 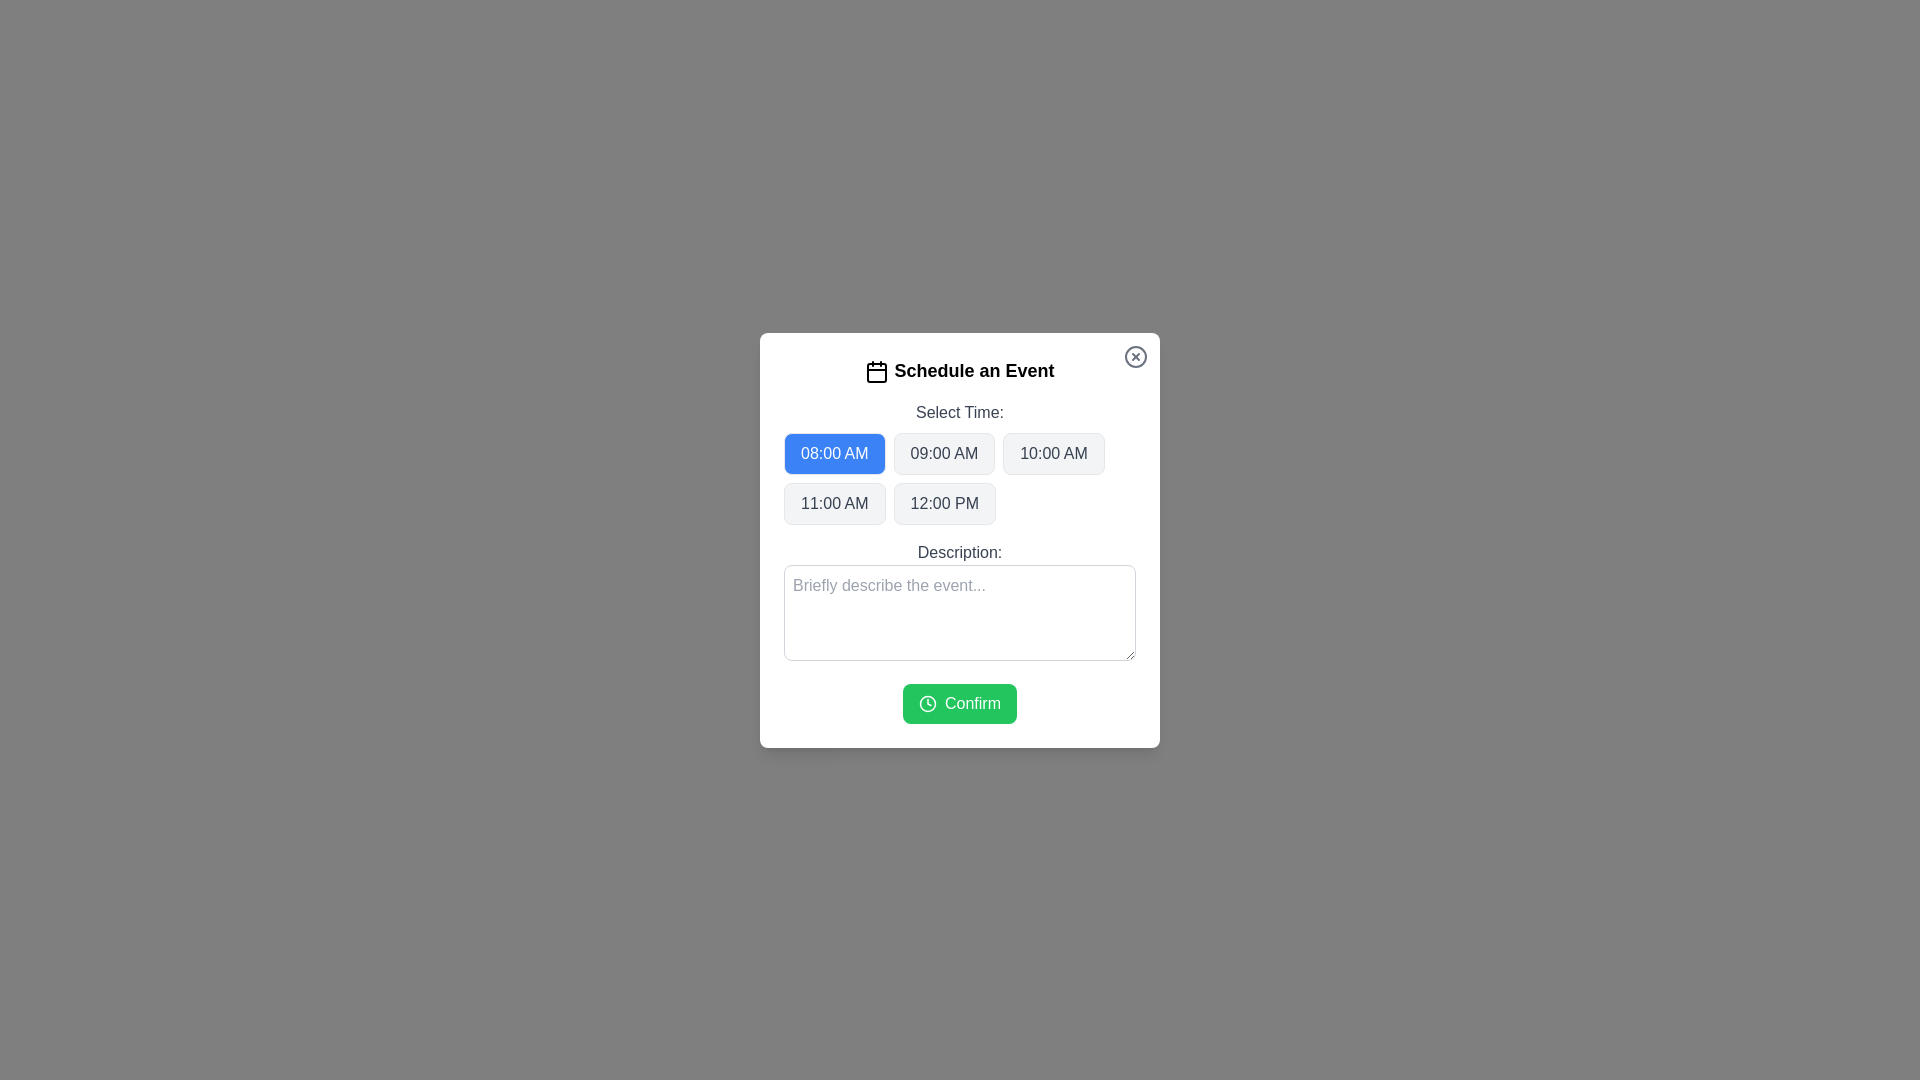 What do you see at coordinates (943, 453) in the screenshot?
I see `the rectangular button with softly rounded corners and dark gray text reading '09:00 AM'` at bounding box center [943, 453].